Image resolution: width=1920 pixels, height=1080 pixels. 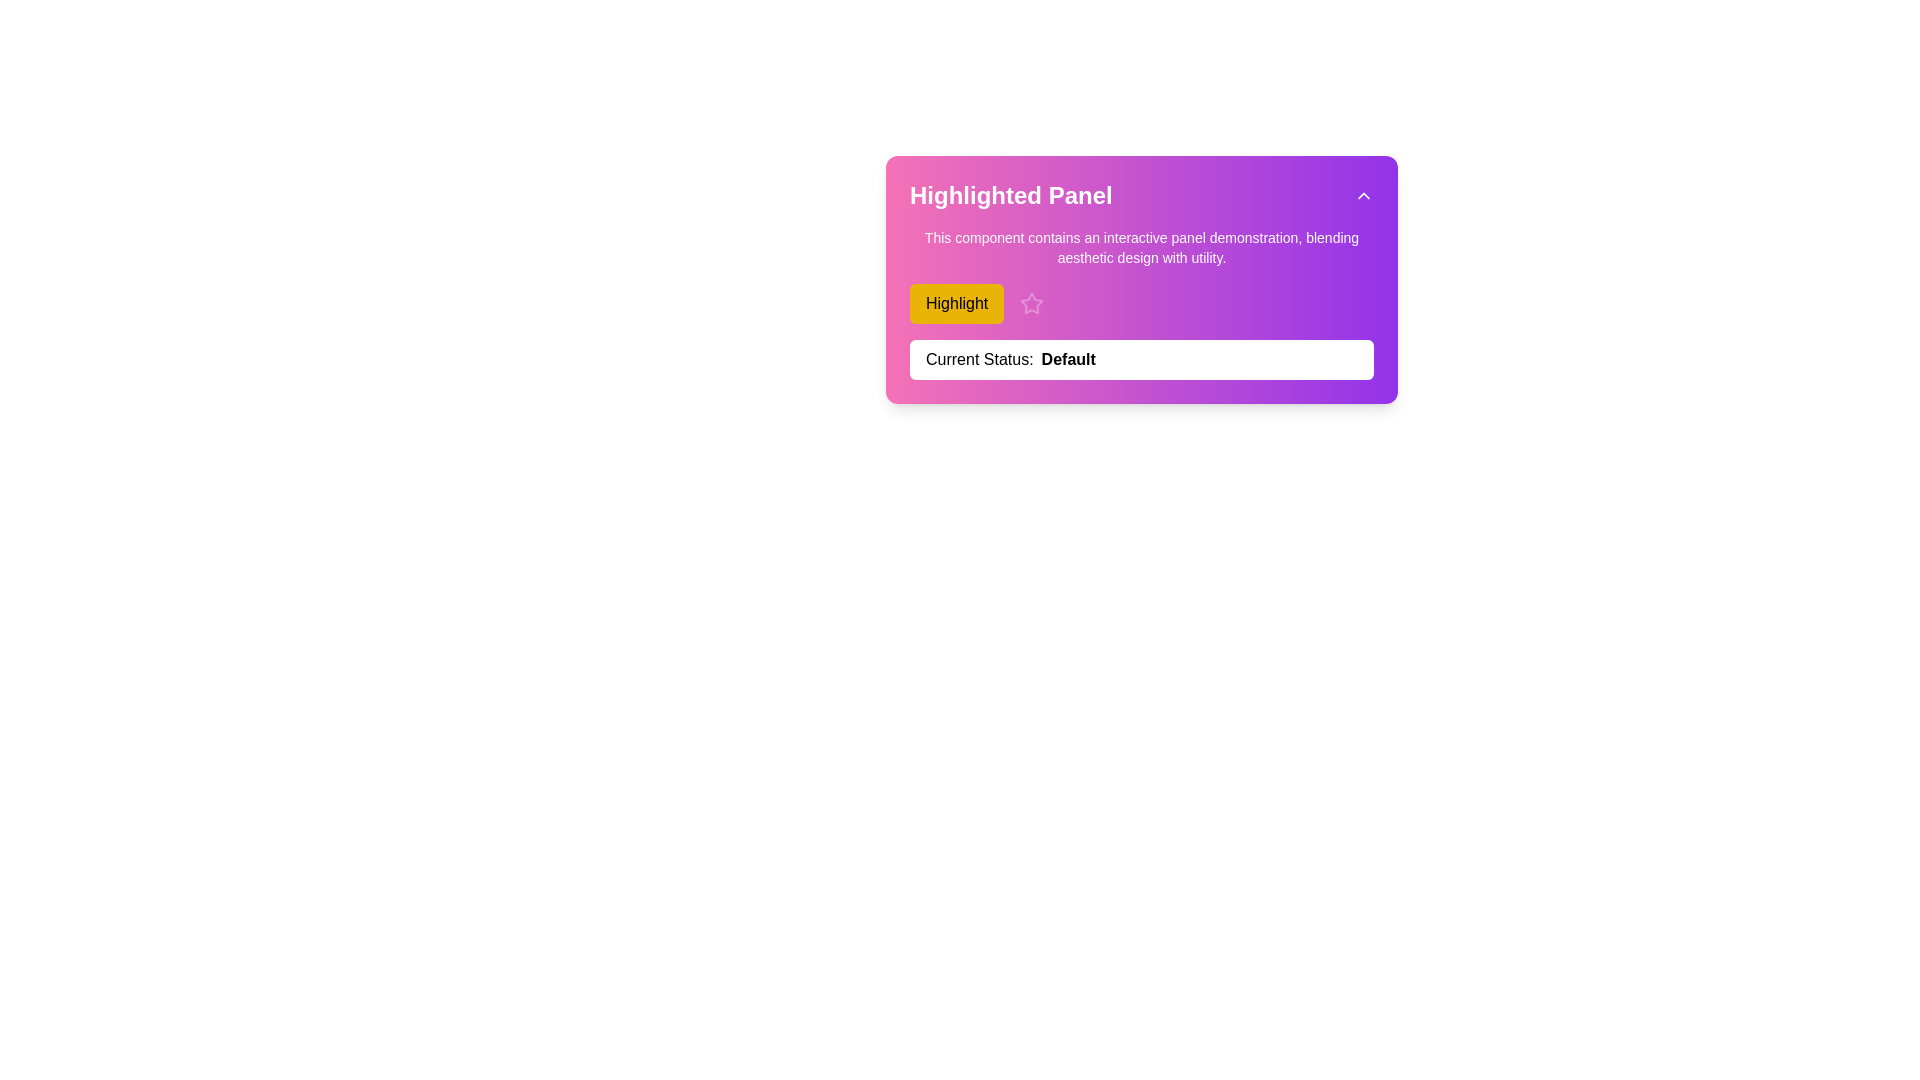 I want to click on the star-shaped icon with a pink fill inside the interactive panel, located to the right of the yellow 'Highlight' button, so click(x=1032, y=303).